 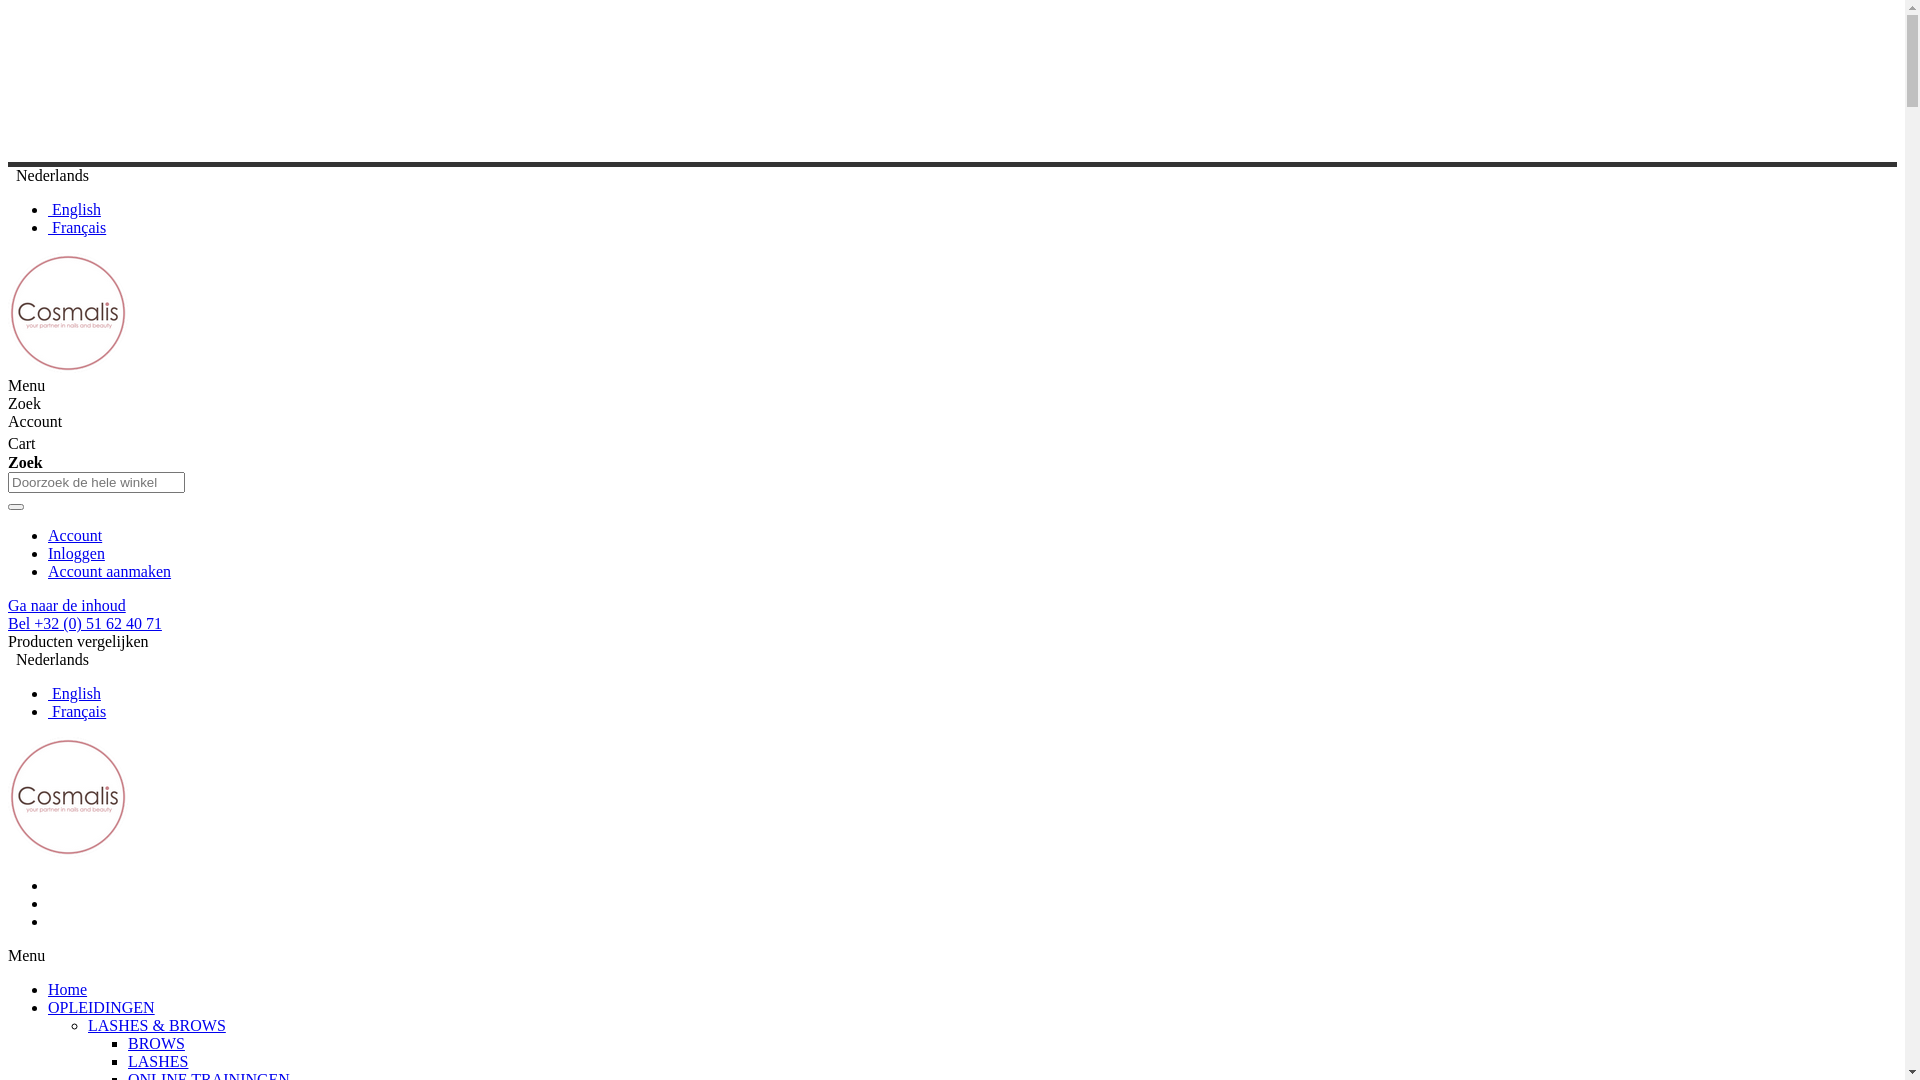 I want to click on 'Producten vergelijken', so click(x=78, y=641).